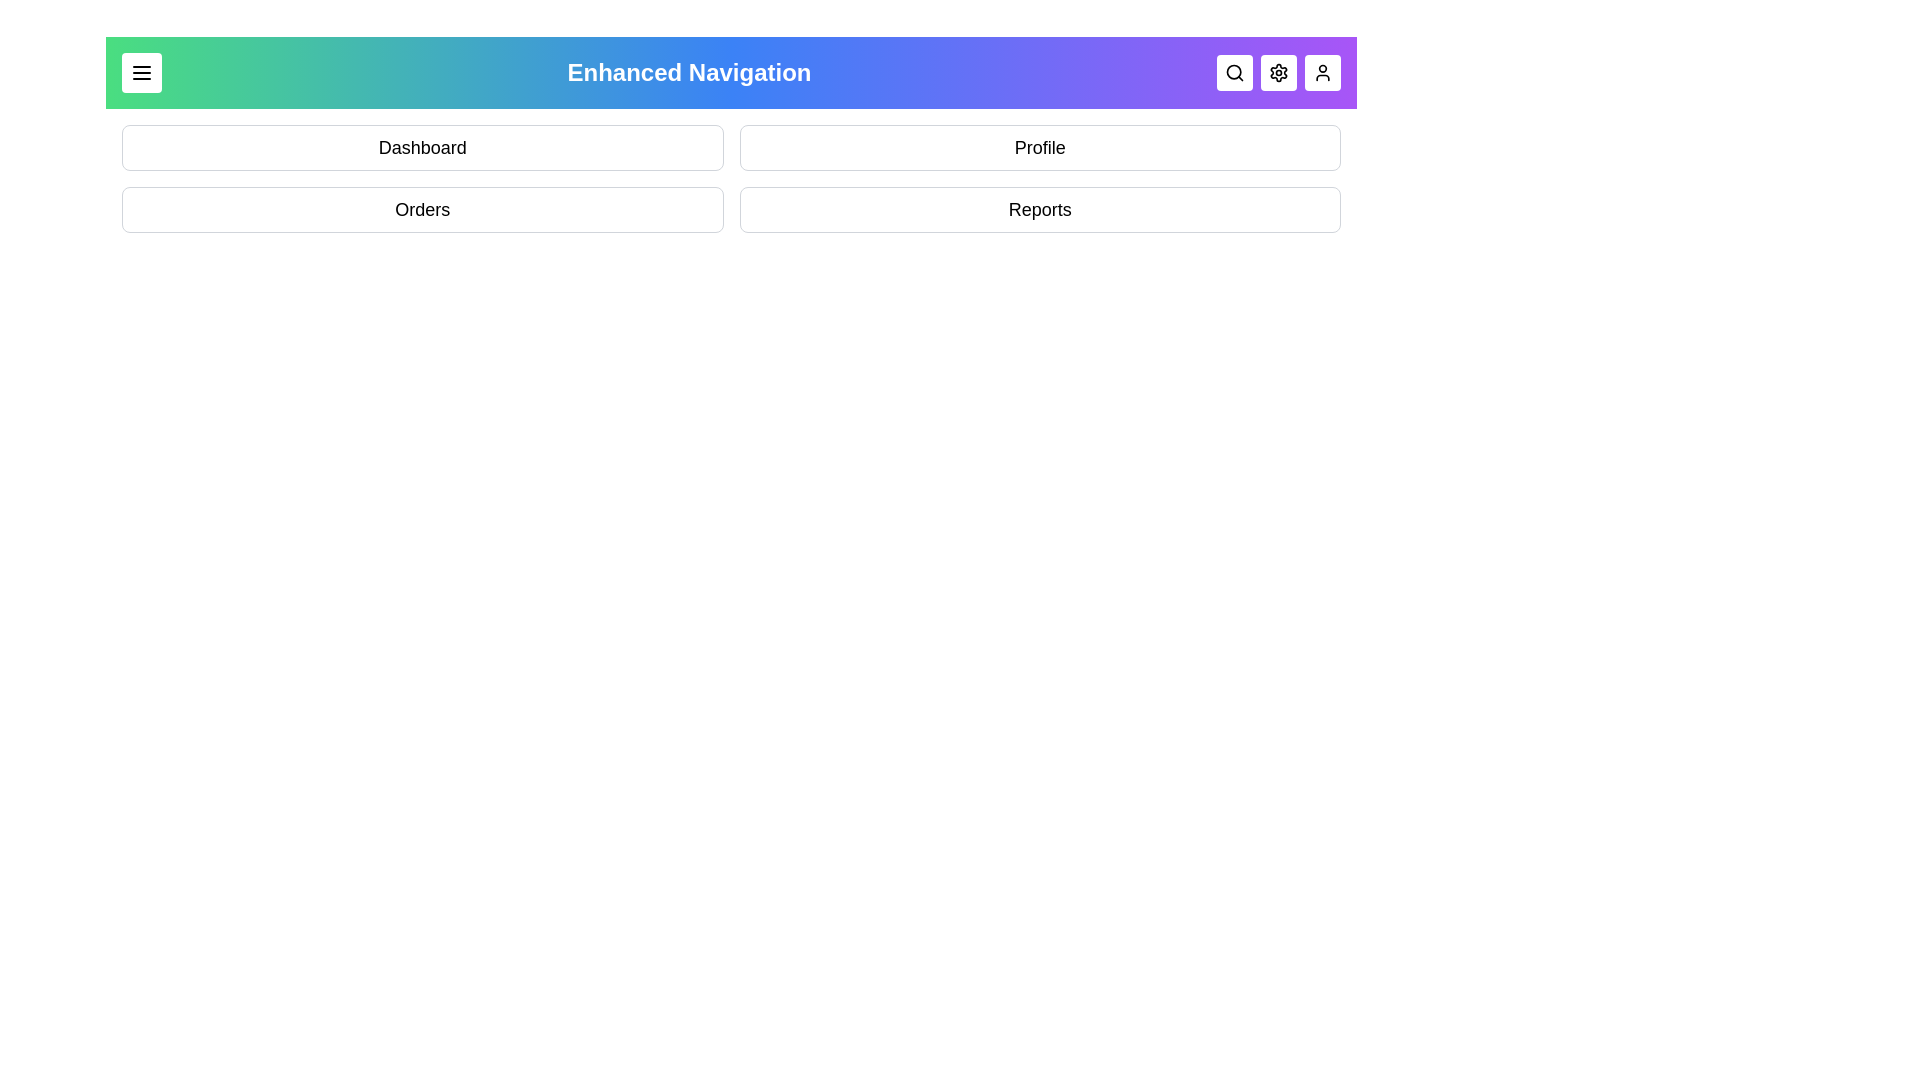 The image size is (1920, 1080). What do you see at coordinates (141, 72) in the screenshot?
I see `the menu toggle button to toggle the menu visibility` at bounding box center [141, 72].